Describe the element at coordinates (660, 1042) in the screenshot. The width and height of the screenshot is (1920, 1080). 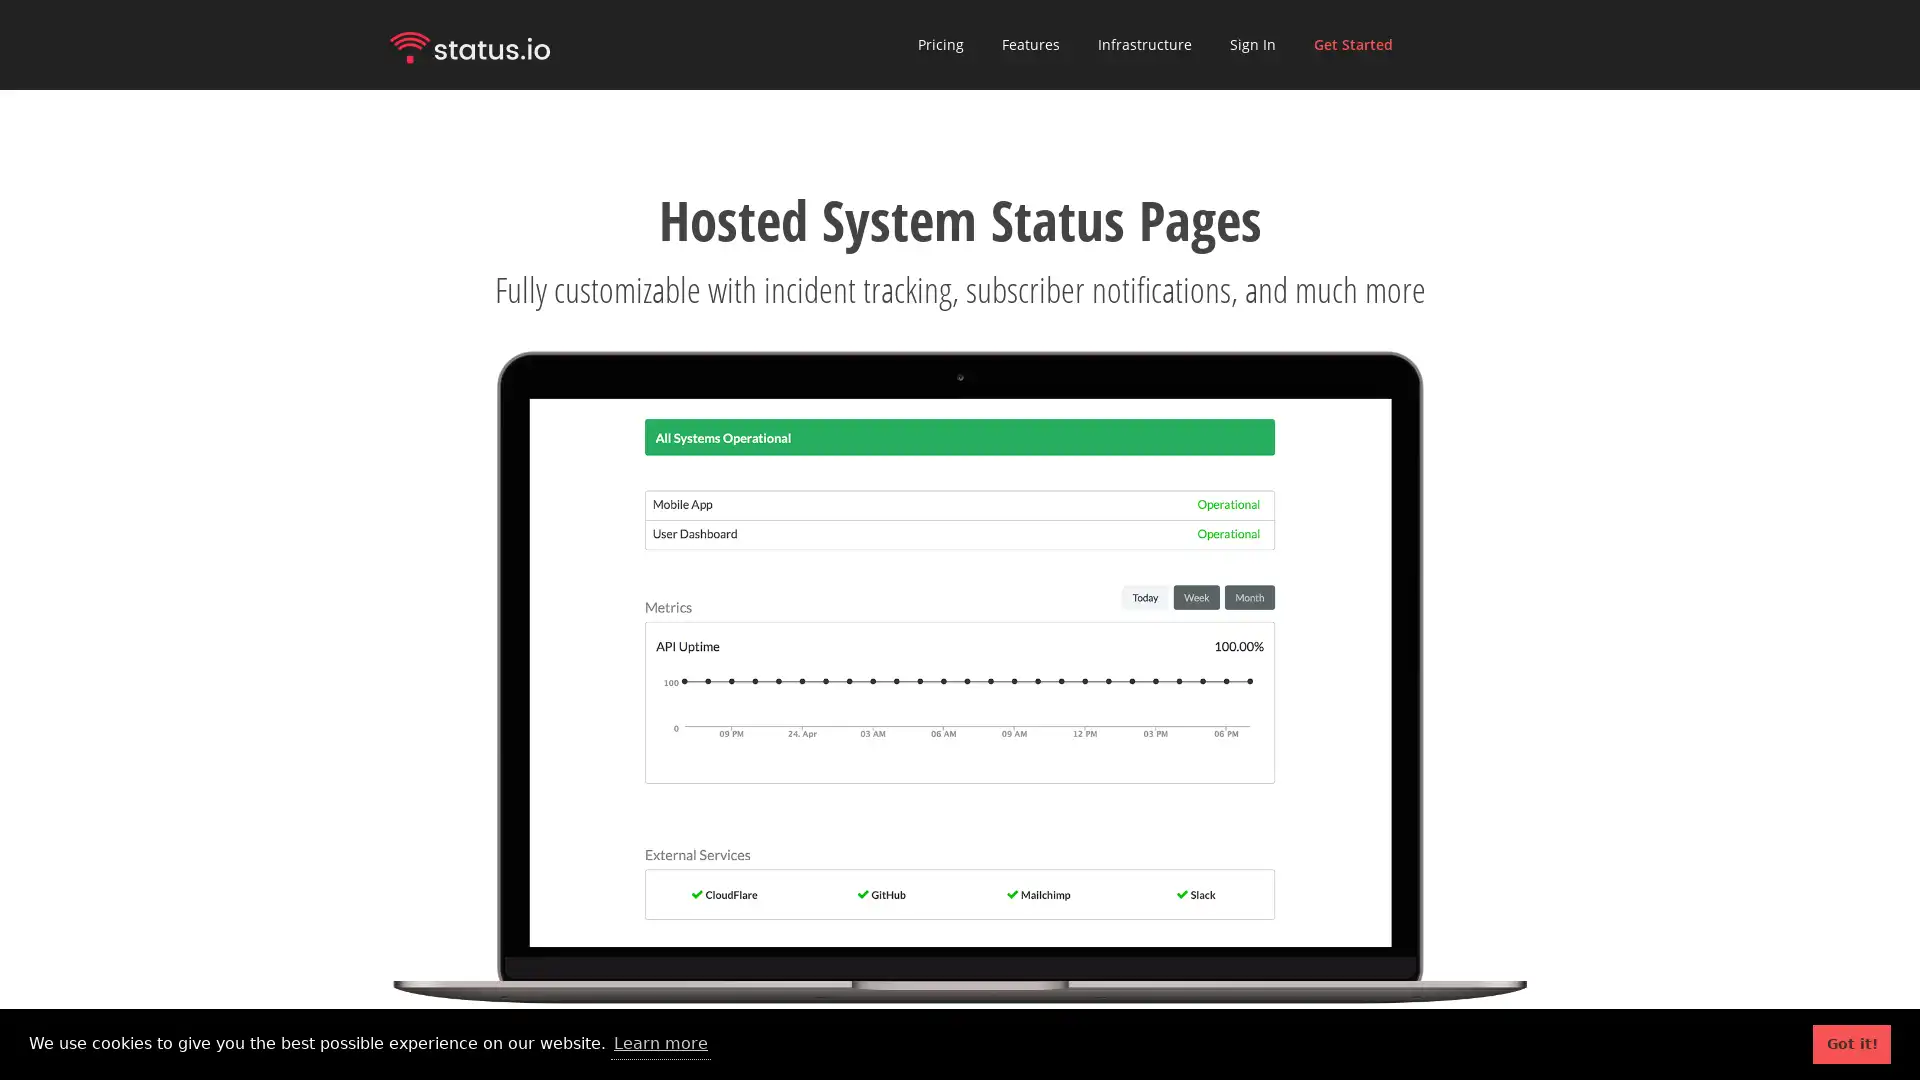
I see `learn more about cookies` at that location.